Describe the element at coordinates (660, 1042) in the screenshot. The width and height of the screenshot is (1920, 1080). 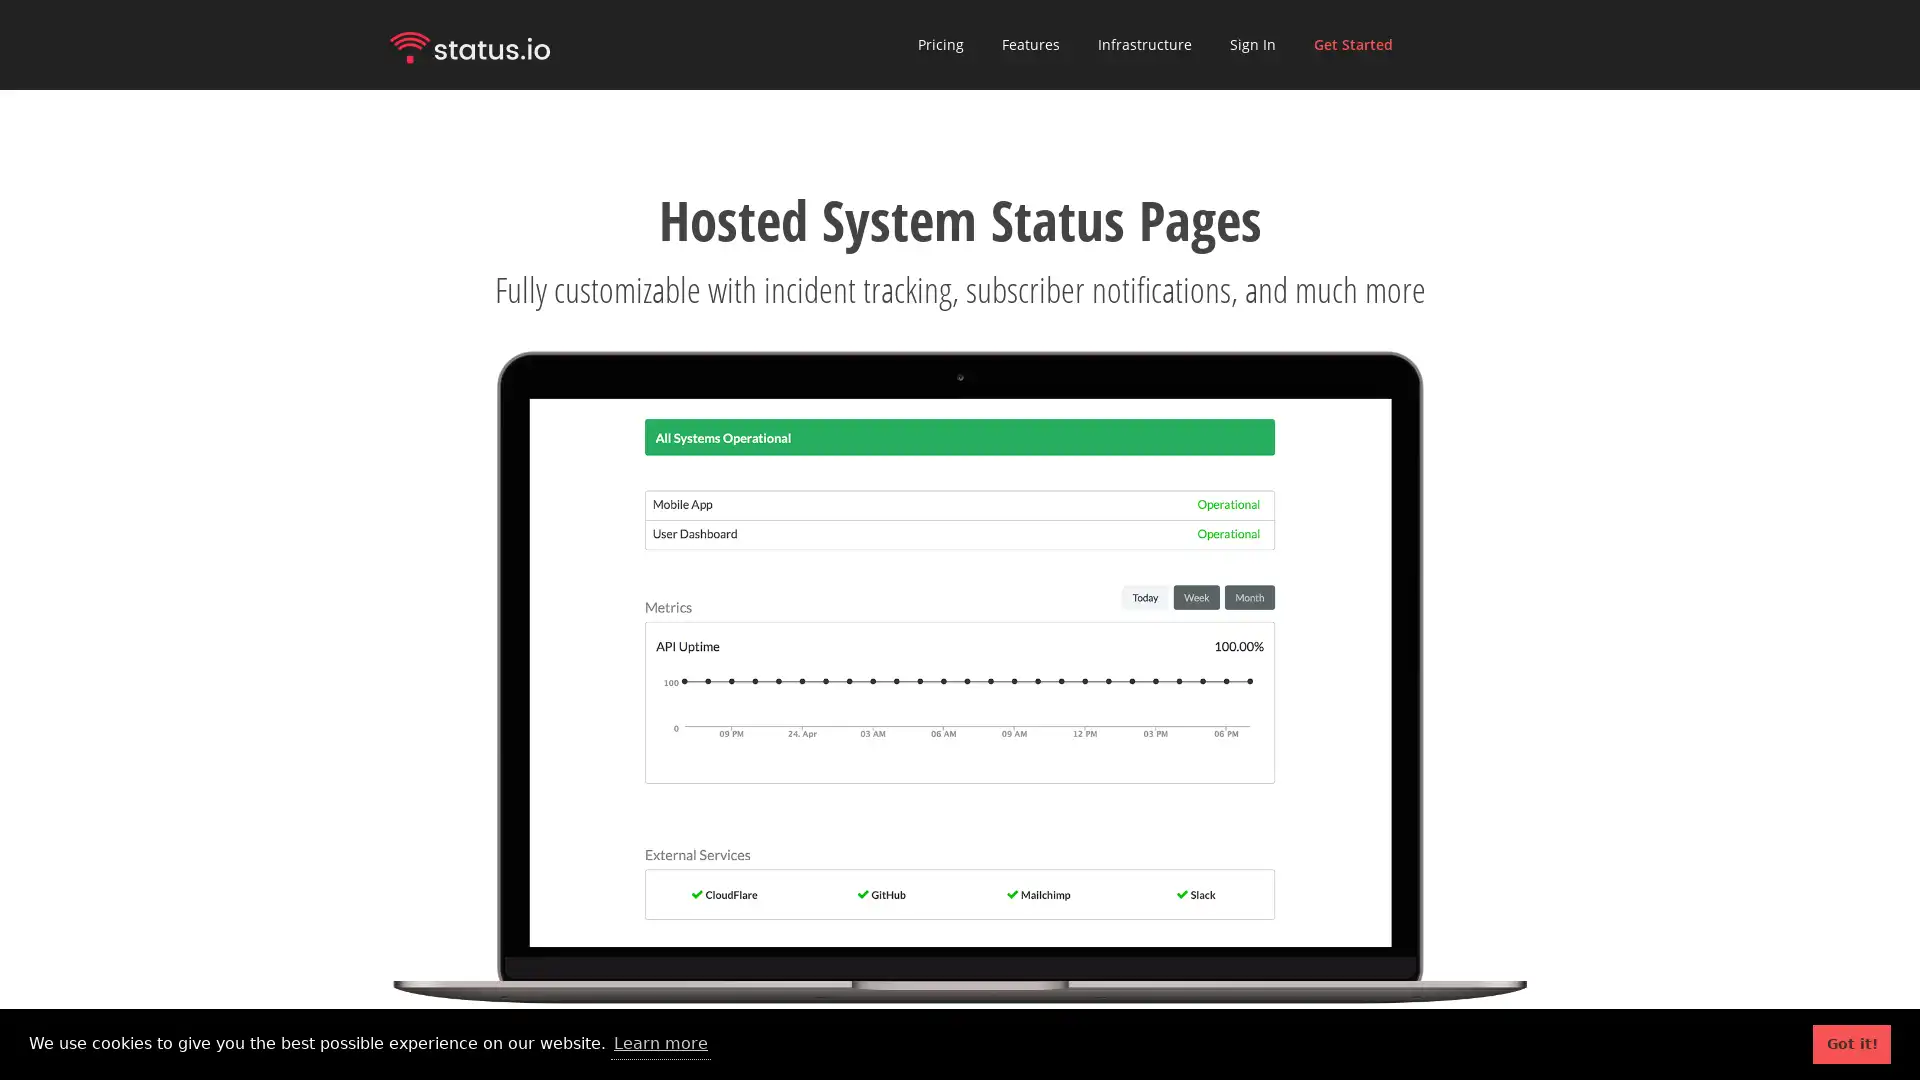
I see `learn more about cookies` at that location.